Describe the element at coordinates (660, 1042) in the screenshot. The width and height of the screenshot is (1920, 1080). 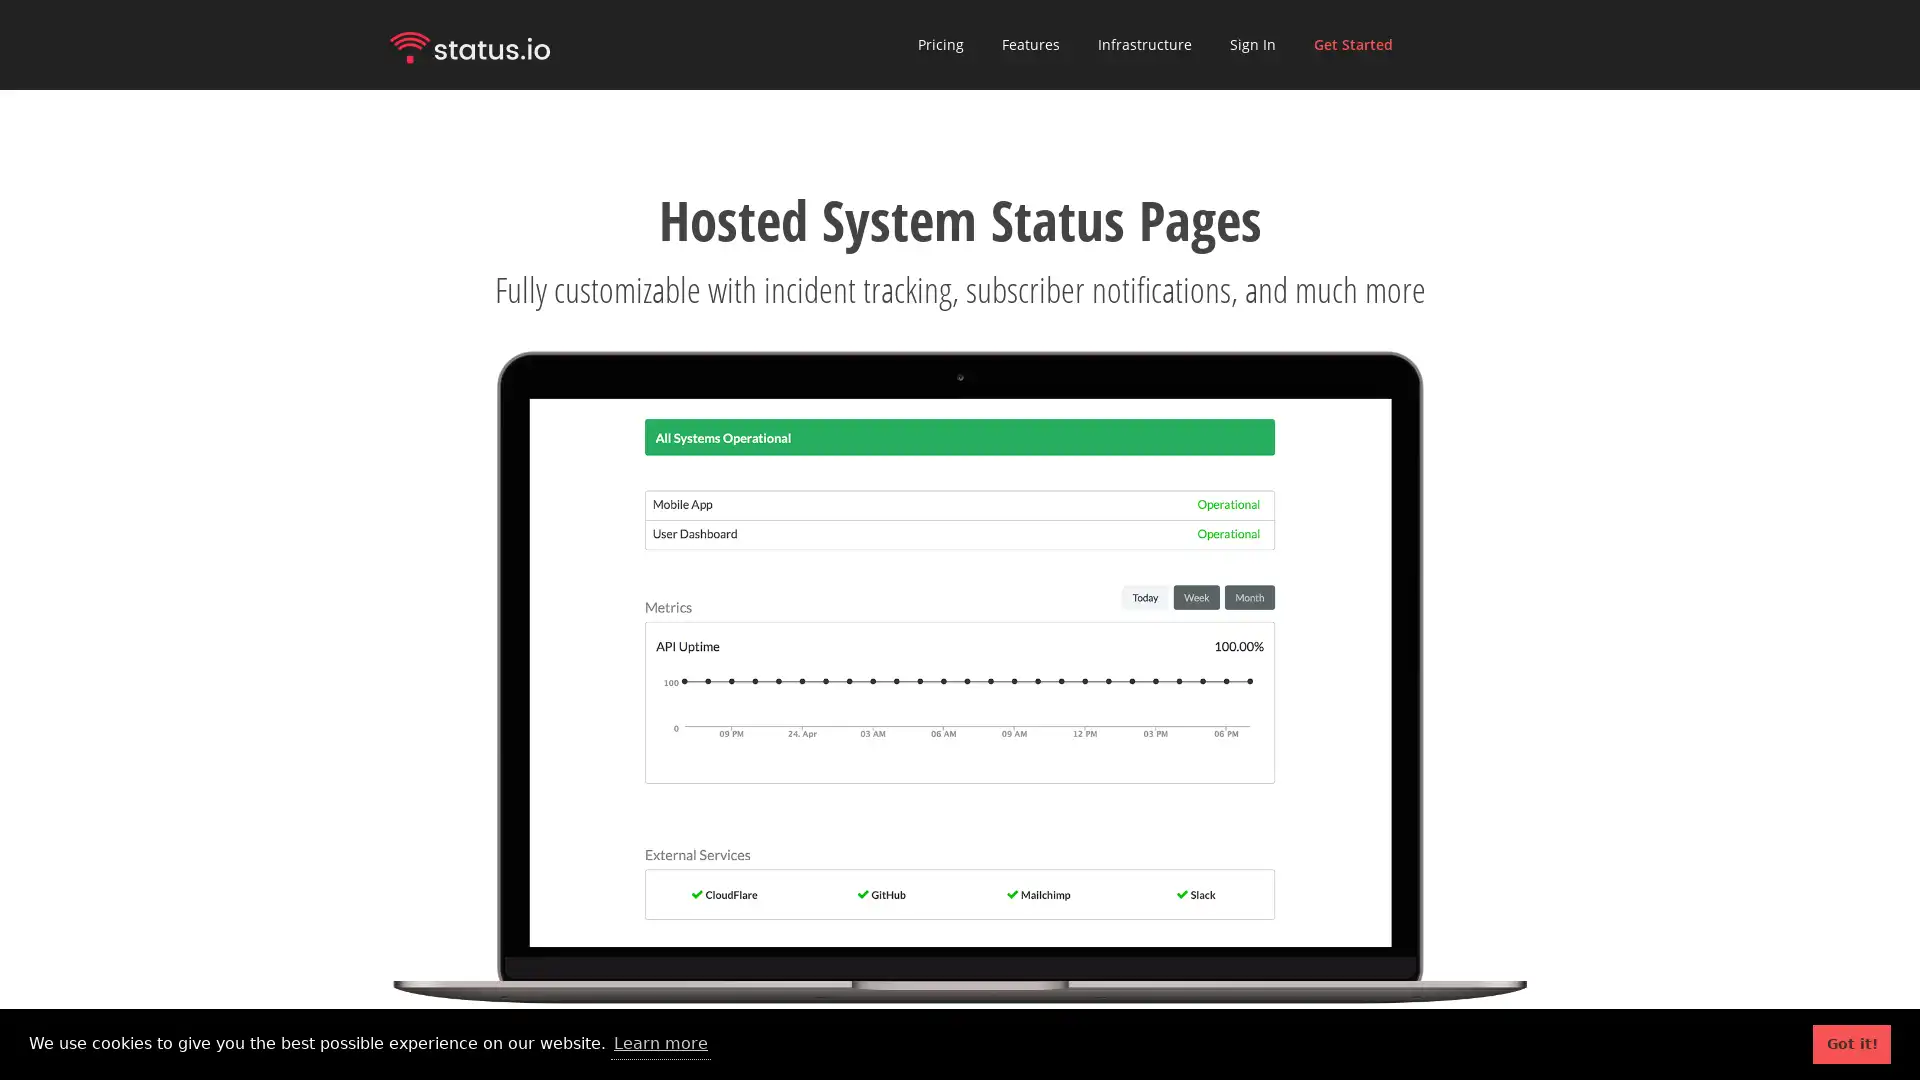
I see `learn more about cookies` at that location.